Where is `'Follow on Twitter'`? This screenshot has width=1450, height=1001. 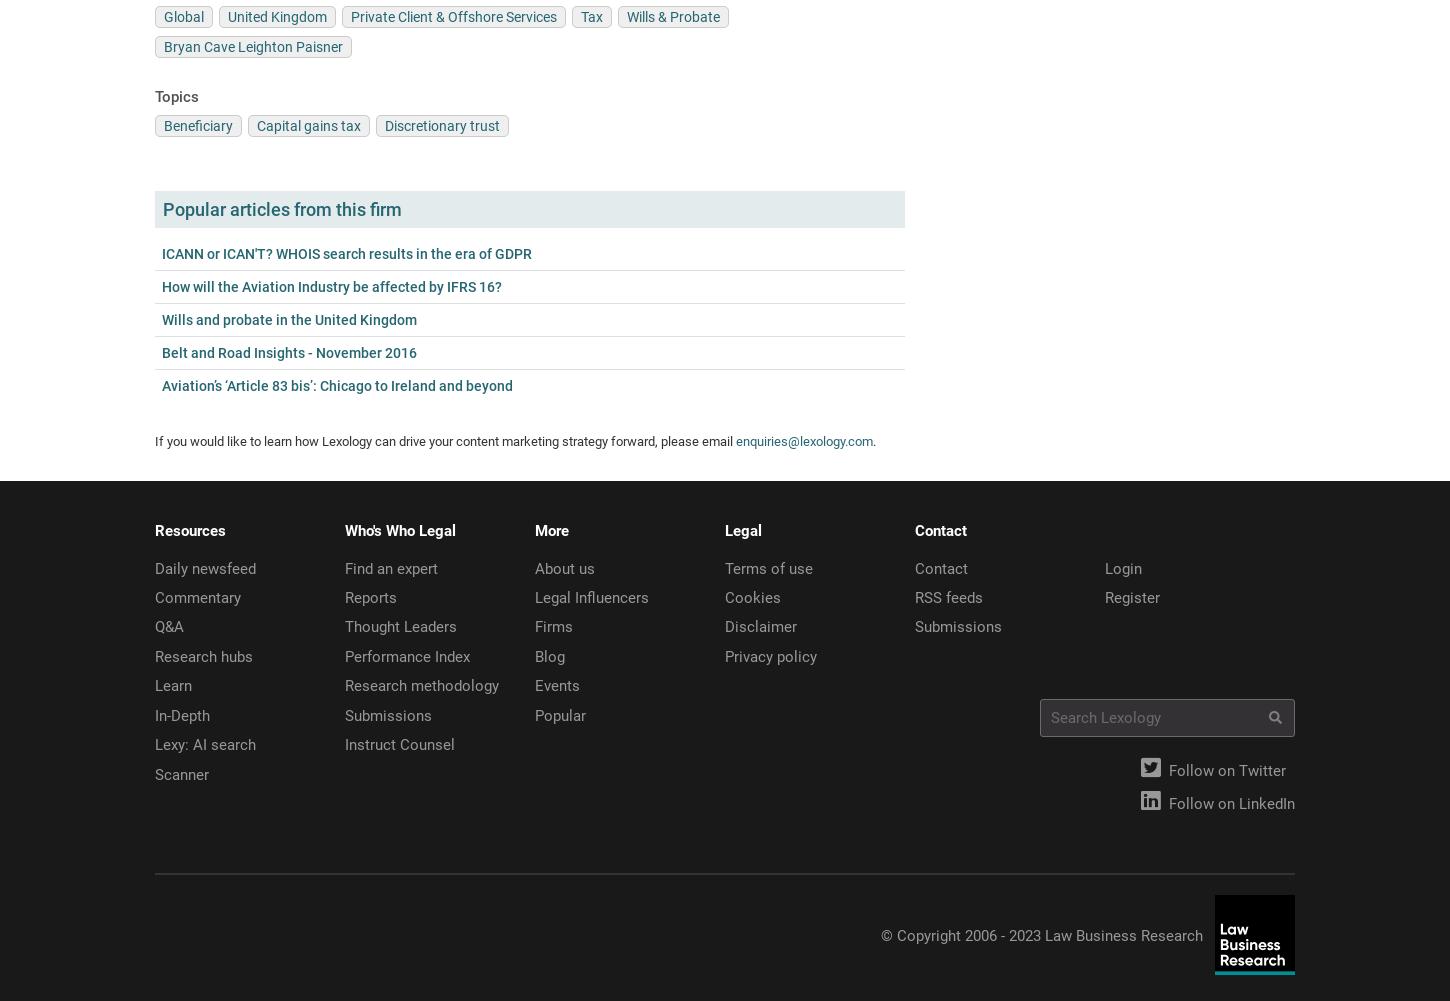 'Follow on Twitter' is located at coordinates (1227, 769).